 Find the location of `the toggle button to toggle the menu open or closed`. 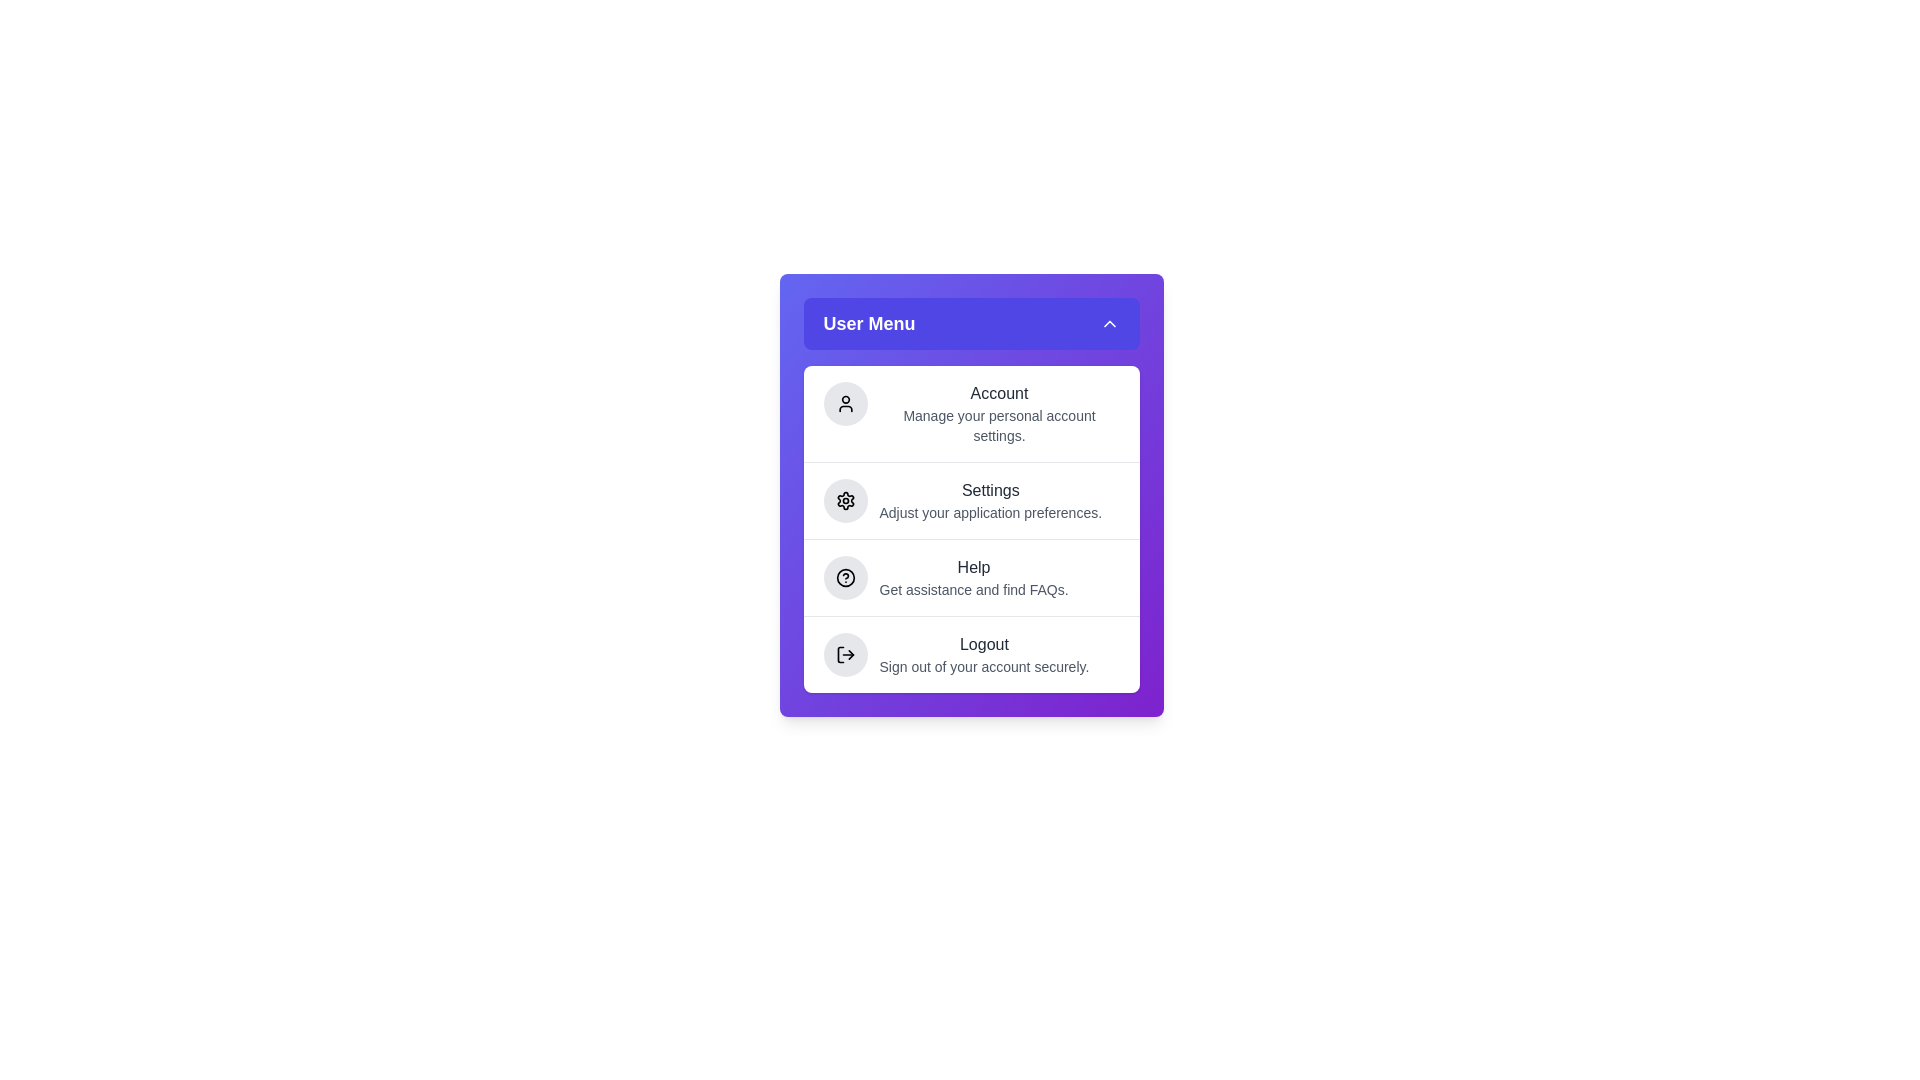

the toggle button to toggle the menu open or closed is located at coordinates (971, 323).